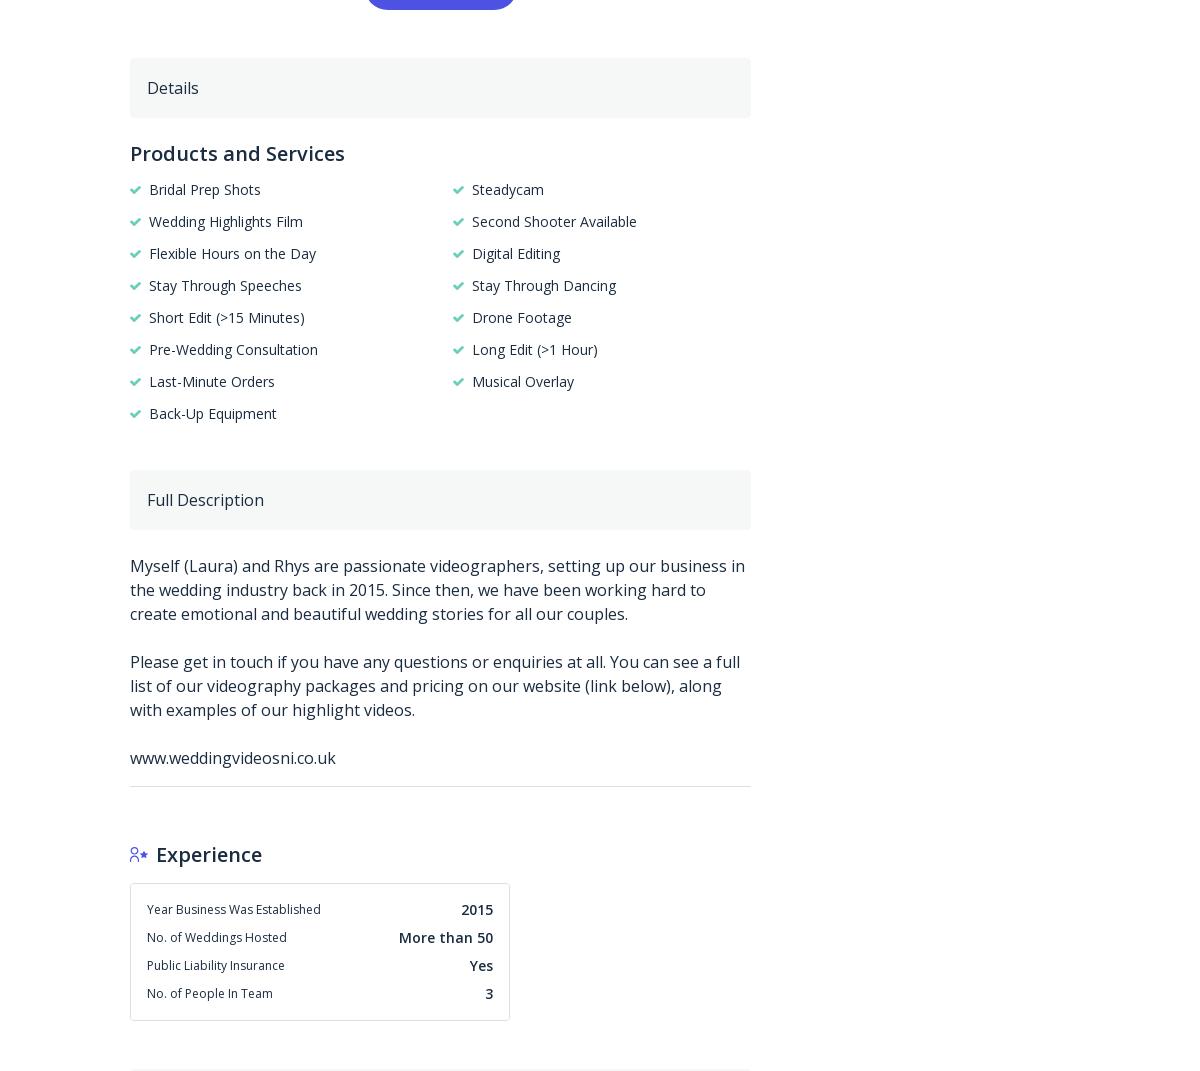 The width and height of the screenshot is (1200, 1071). What do you see at coordinates (212, 412) in the screenshot?
I see `'Back-Up Equipment'` at bounding box center [212, 412].